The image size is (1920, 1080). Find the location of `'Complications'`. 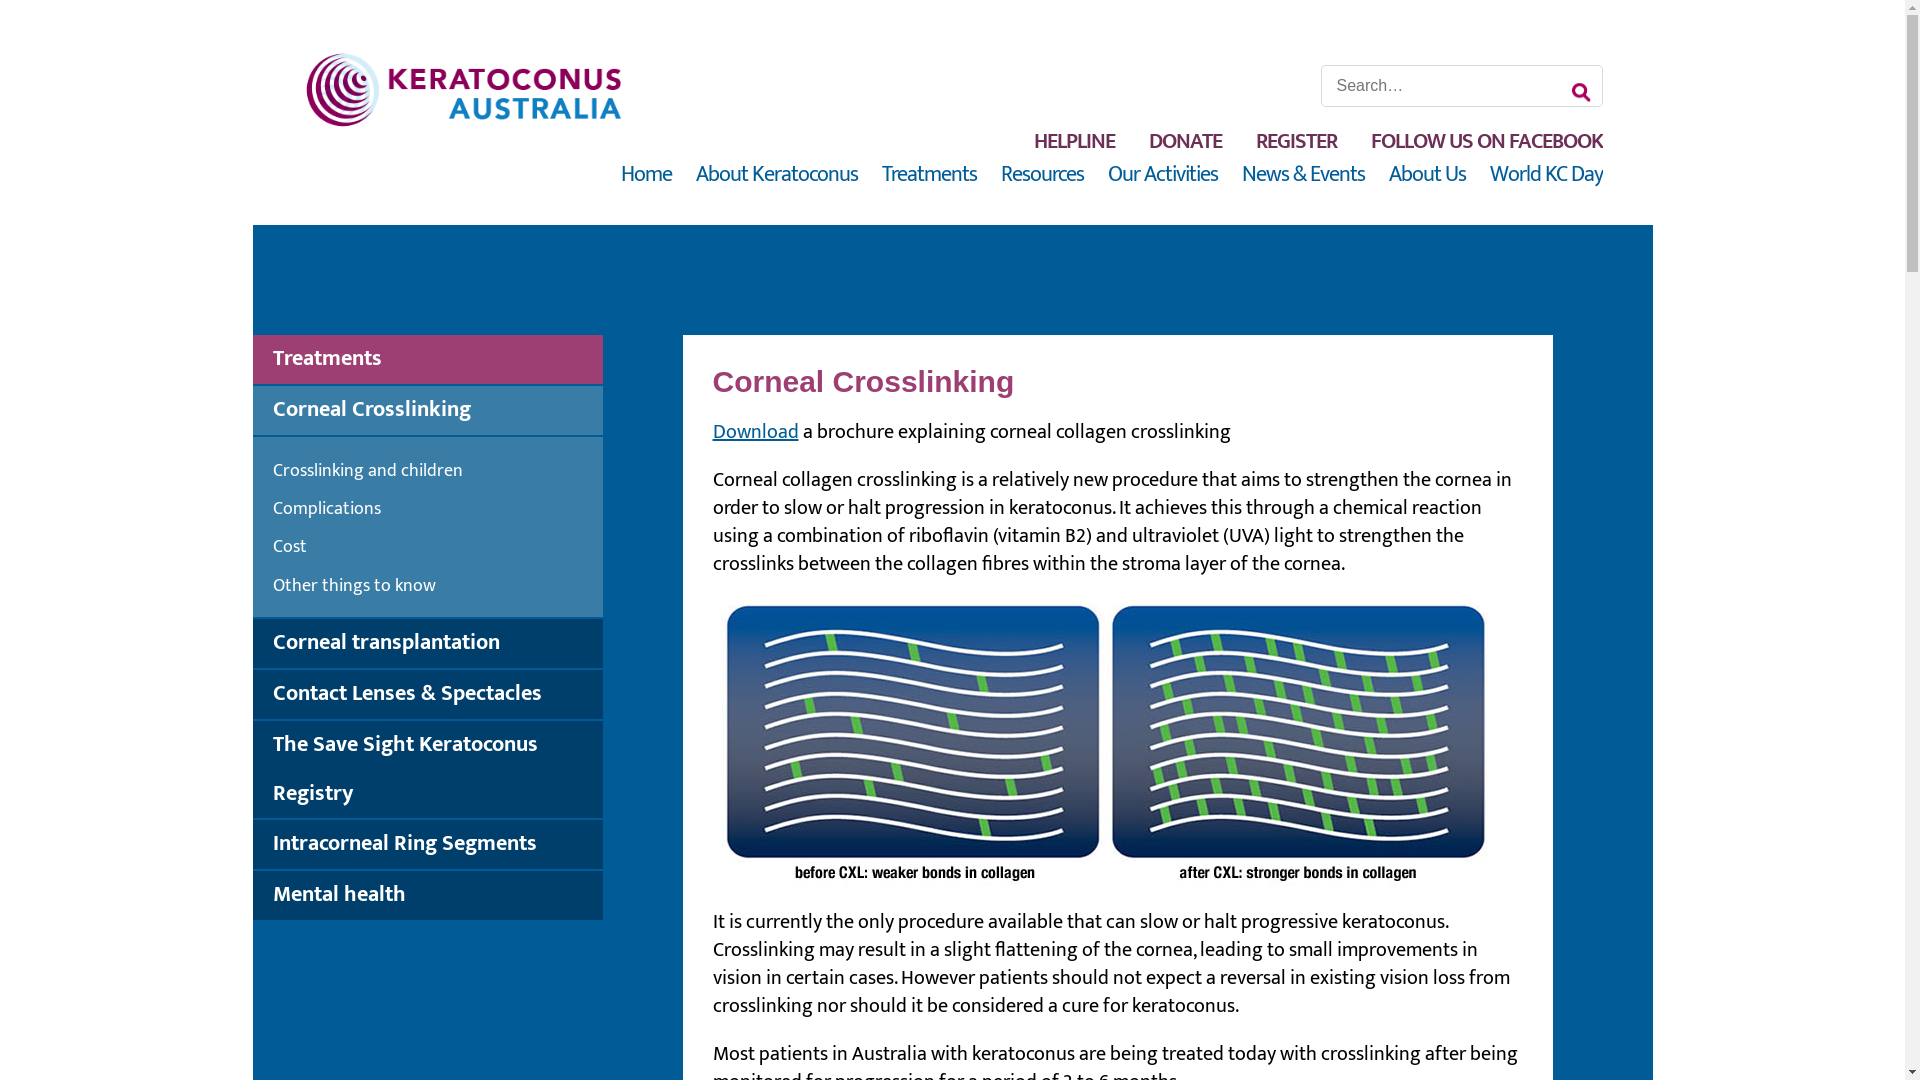

'Complications' is located at coordinates (435, 508).